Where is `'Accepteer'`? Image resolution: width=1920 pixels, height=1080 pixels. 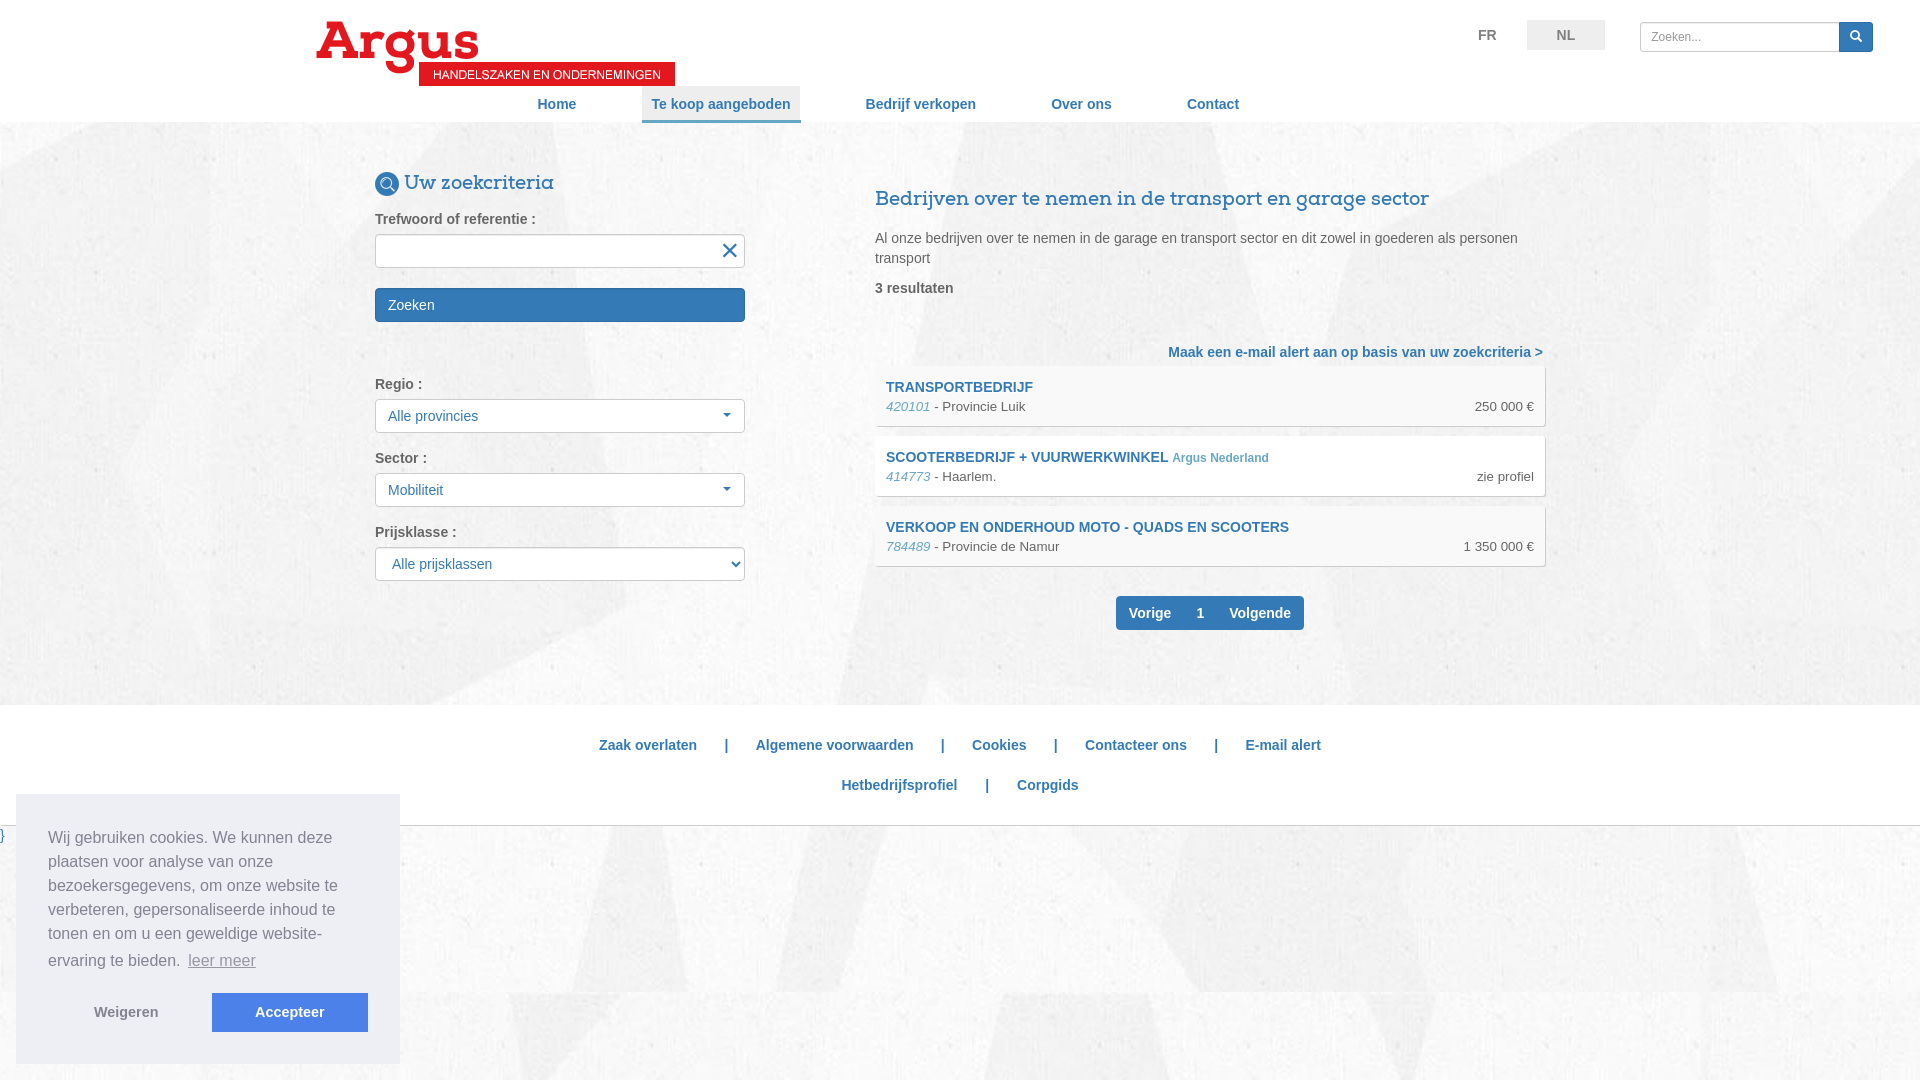
'Accepteer' is located at coordinates (288, 1011).